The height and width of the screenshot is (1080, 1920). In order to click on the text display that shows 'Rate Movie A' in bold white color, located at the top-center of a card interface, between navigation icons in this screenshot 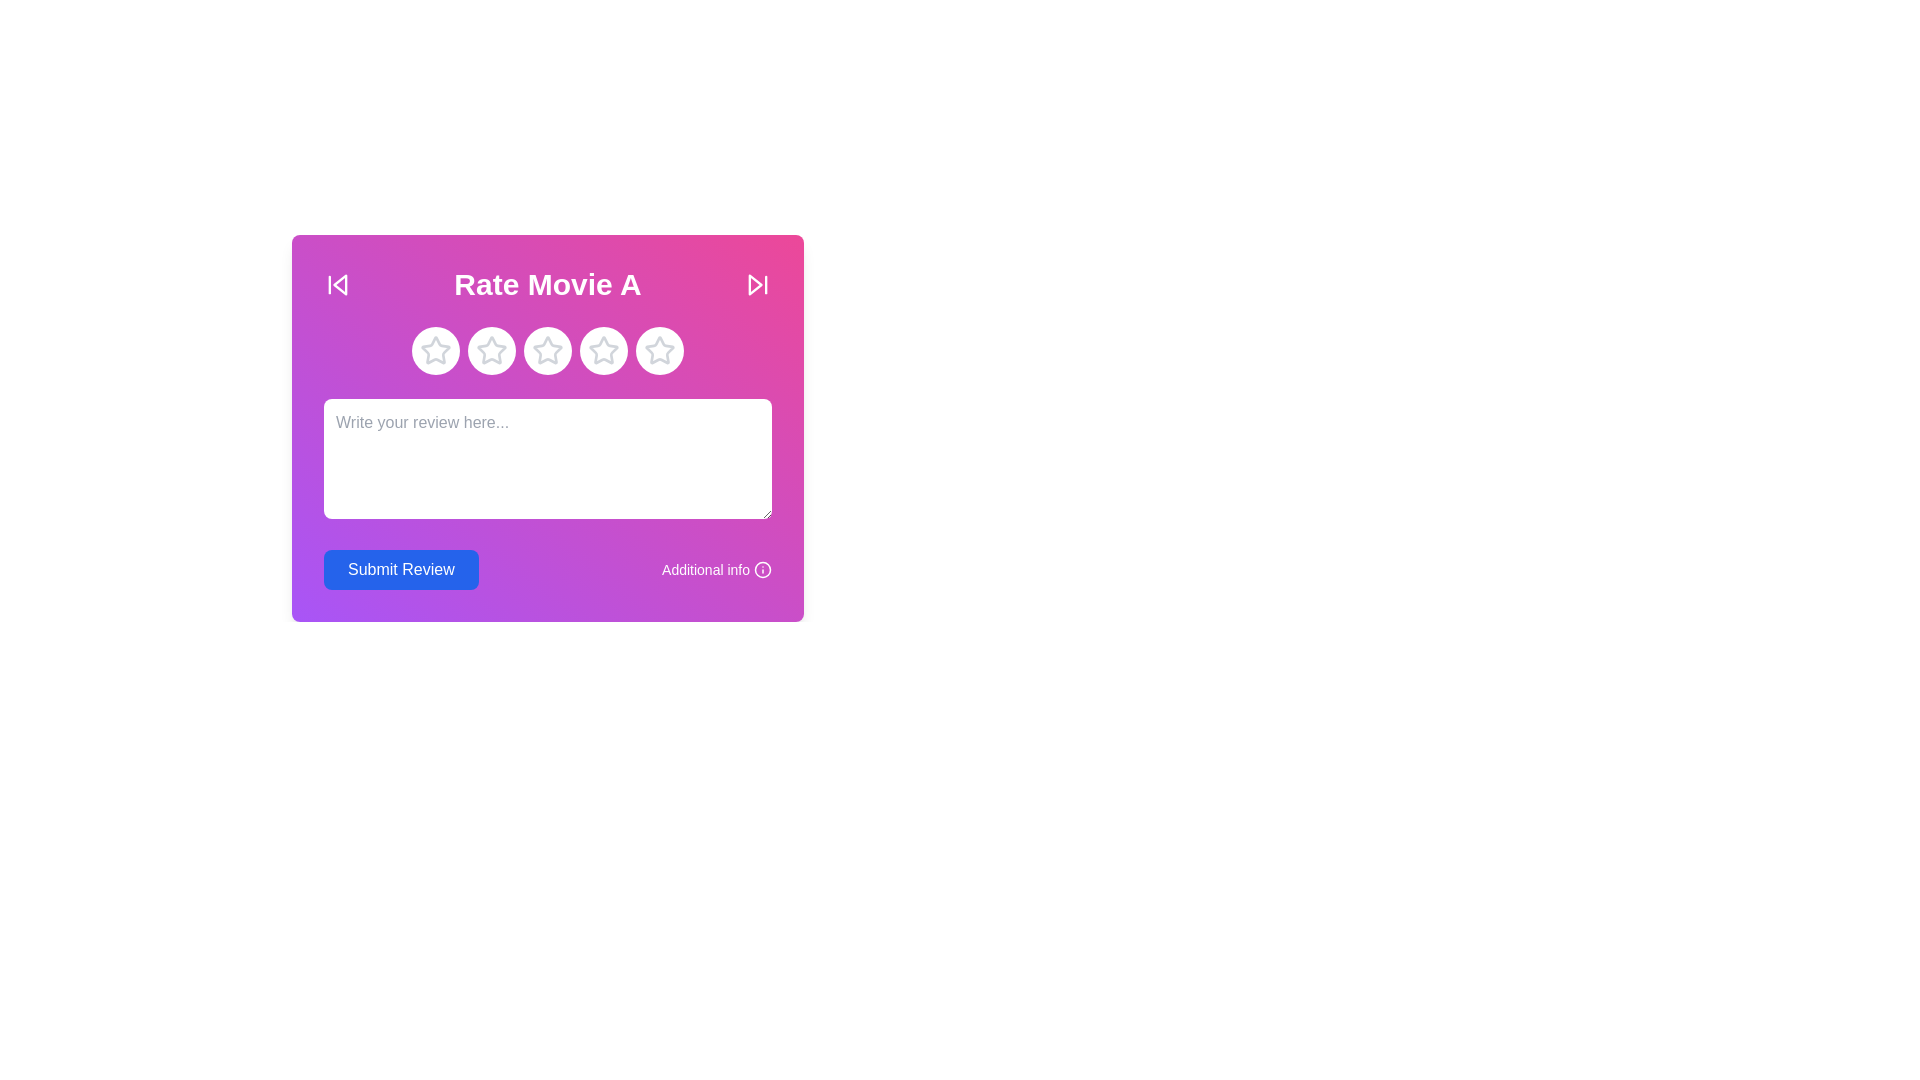, I will do `click(547, 285)`.